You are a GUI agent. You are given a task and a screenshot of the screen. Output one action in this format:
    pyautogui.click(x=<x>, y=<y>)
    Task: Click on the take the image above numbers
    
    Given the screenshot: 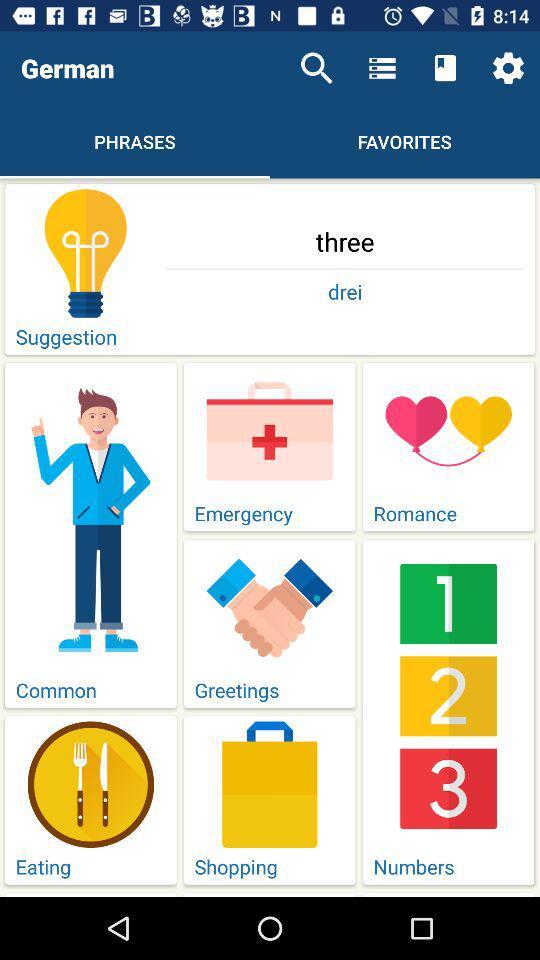 What is the action you would take?
    pyautogui.click(x=449, y=696)
    